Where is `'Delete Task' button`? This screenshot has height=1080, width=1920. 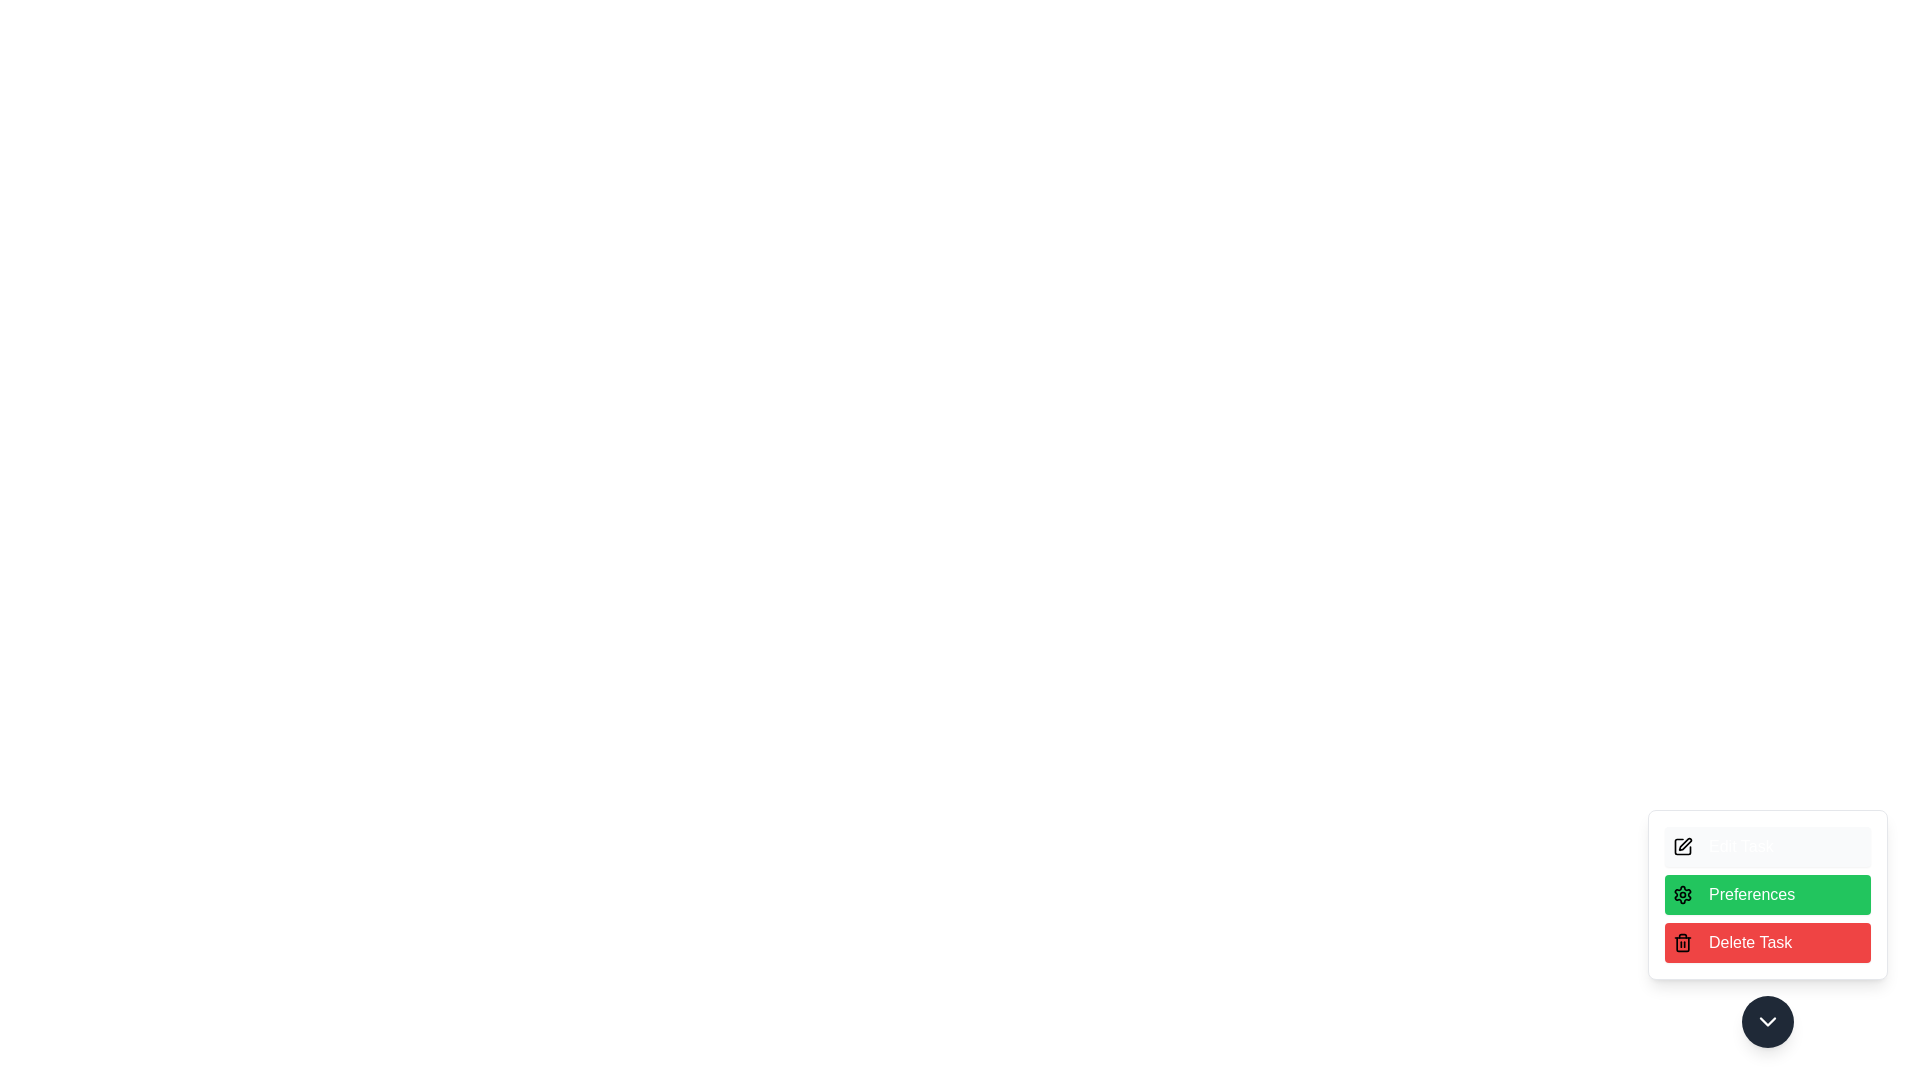 'Delete Task' button is located at coordinates (1767, 942).